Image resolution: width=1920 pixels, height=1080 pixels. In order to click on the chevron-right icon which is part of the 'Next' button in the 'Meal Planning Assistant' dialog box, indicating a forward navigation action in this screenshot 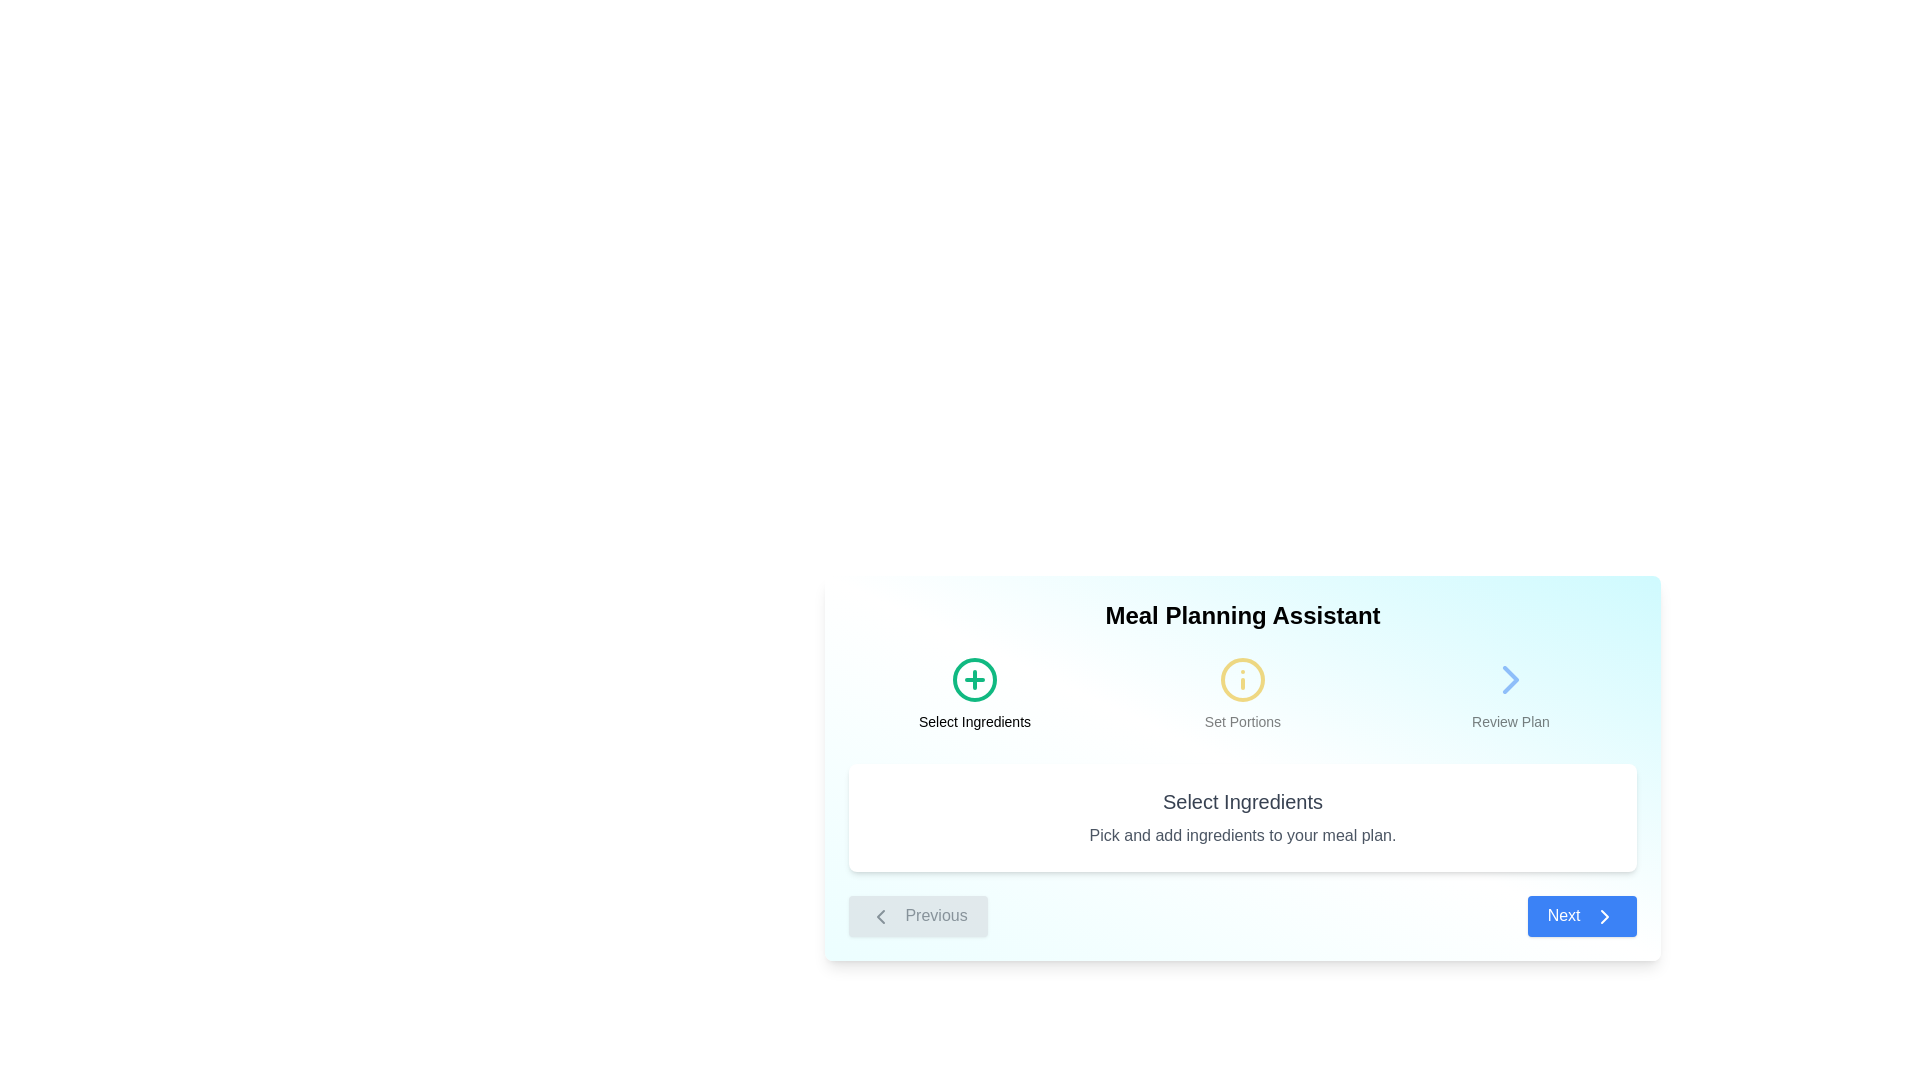, I will do `click(1604, 915)`.